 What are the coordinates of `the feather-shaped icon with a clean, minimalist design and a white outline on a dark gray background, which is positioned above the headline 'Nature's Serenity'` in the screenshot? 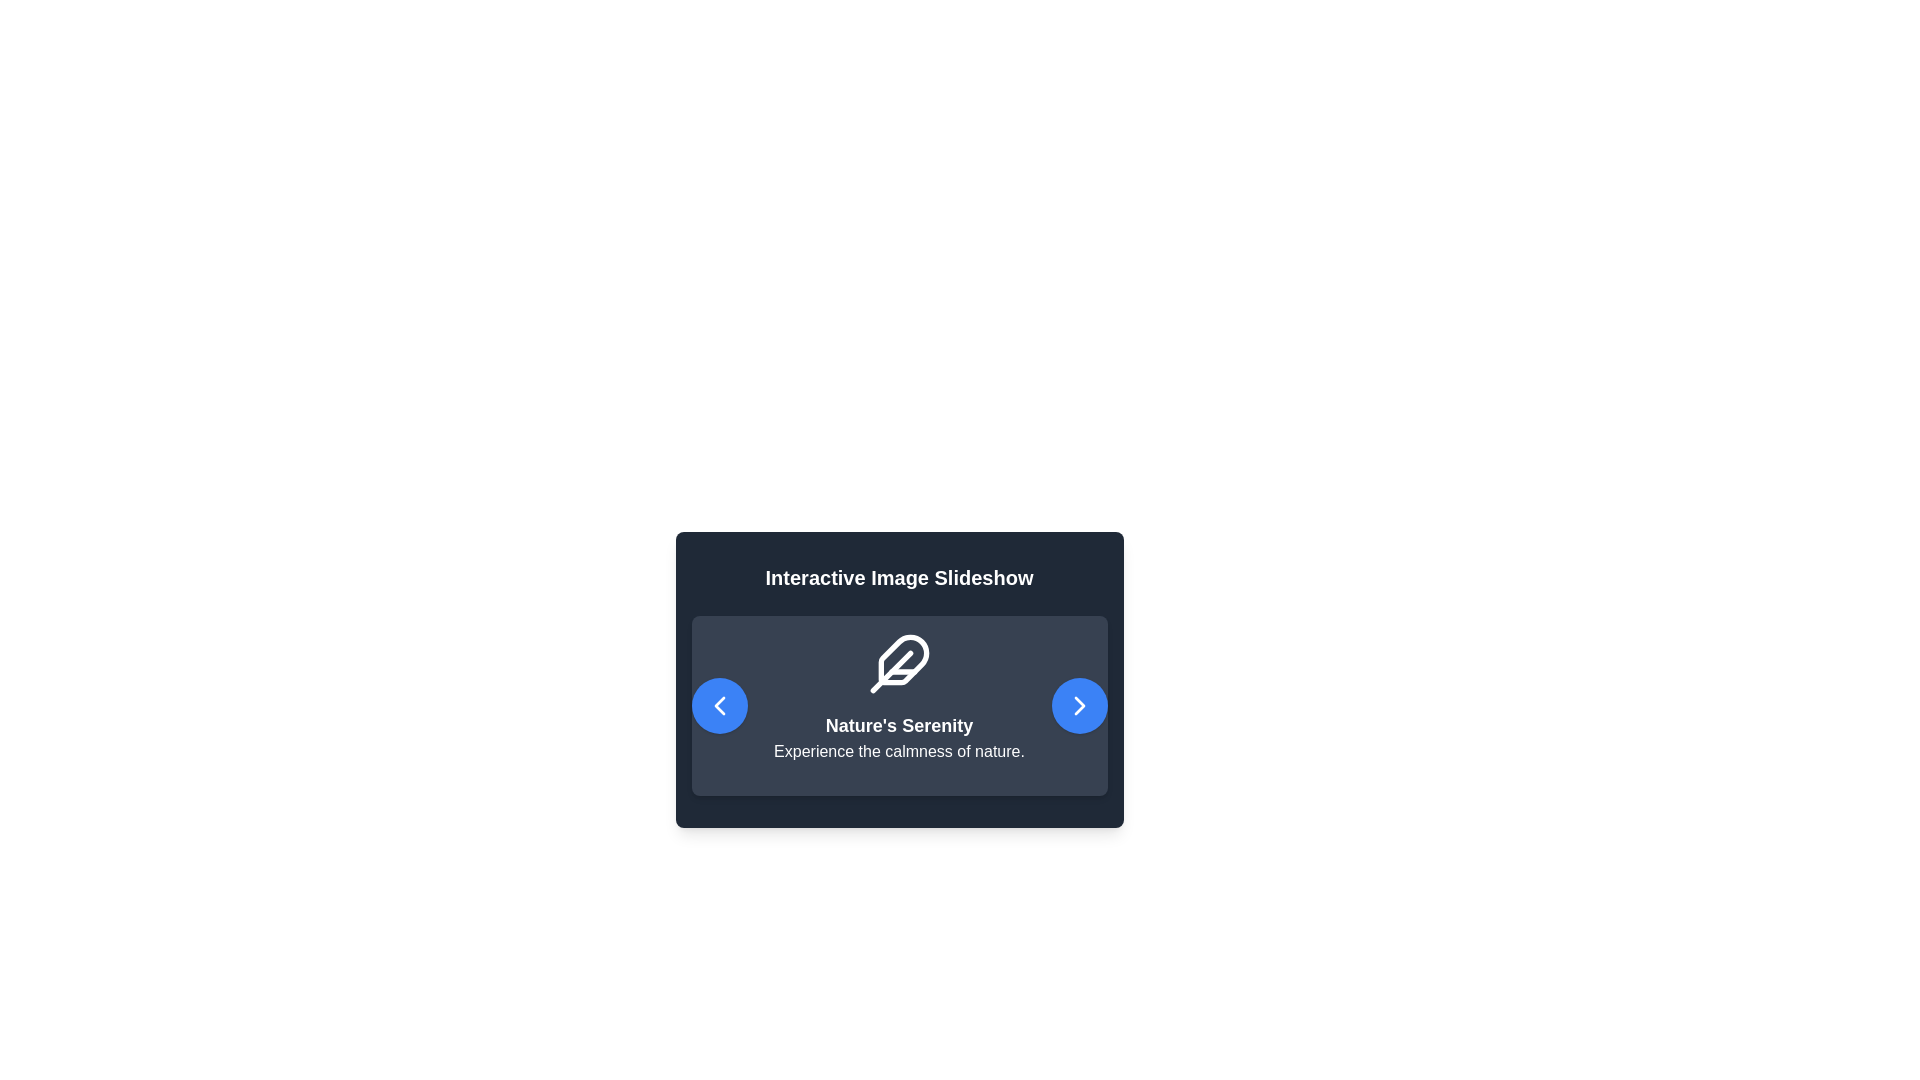 It's located at (898, 663).